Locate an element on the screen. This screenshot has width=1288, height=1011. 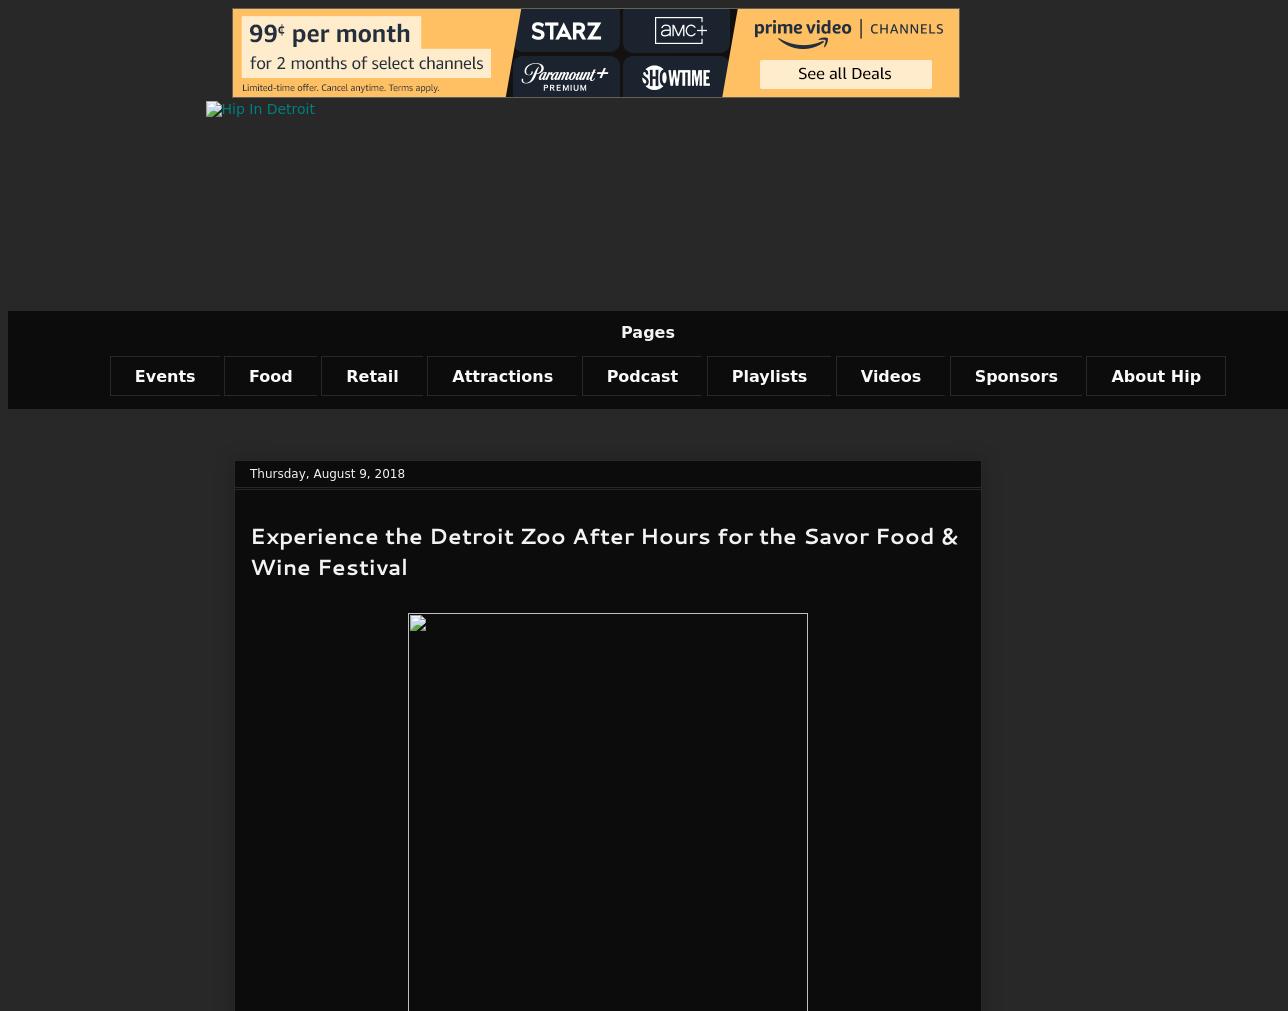
'Pages' is located at coordinates (647, 332).